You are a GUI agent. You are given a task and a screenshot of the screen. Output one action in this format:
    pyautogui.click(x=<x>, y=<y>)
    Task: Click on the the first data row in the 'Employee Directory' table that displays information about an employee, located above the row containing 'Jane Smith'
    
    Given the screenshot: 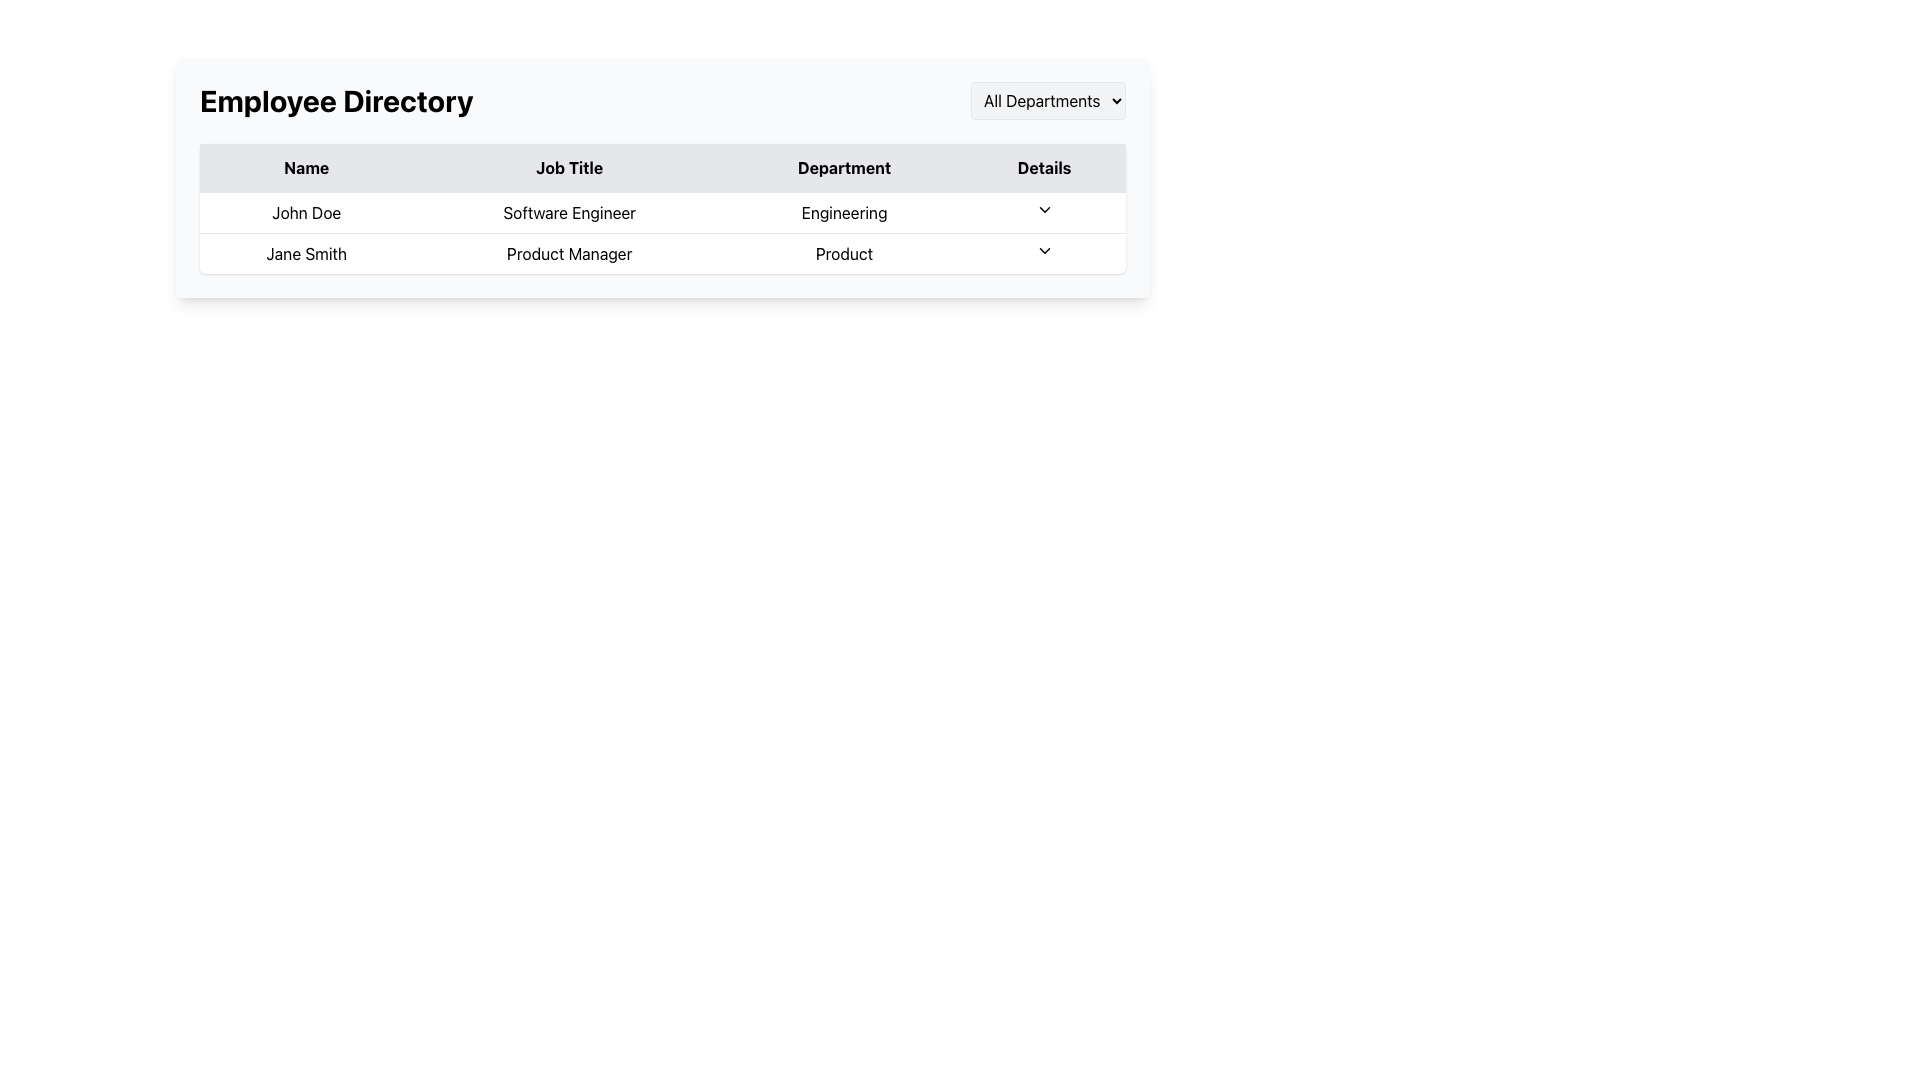 What is the action you would take?
    pyautogui.click(x=662, y=212)
    